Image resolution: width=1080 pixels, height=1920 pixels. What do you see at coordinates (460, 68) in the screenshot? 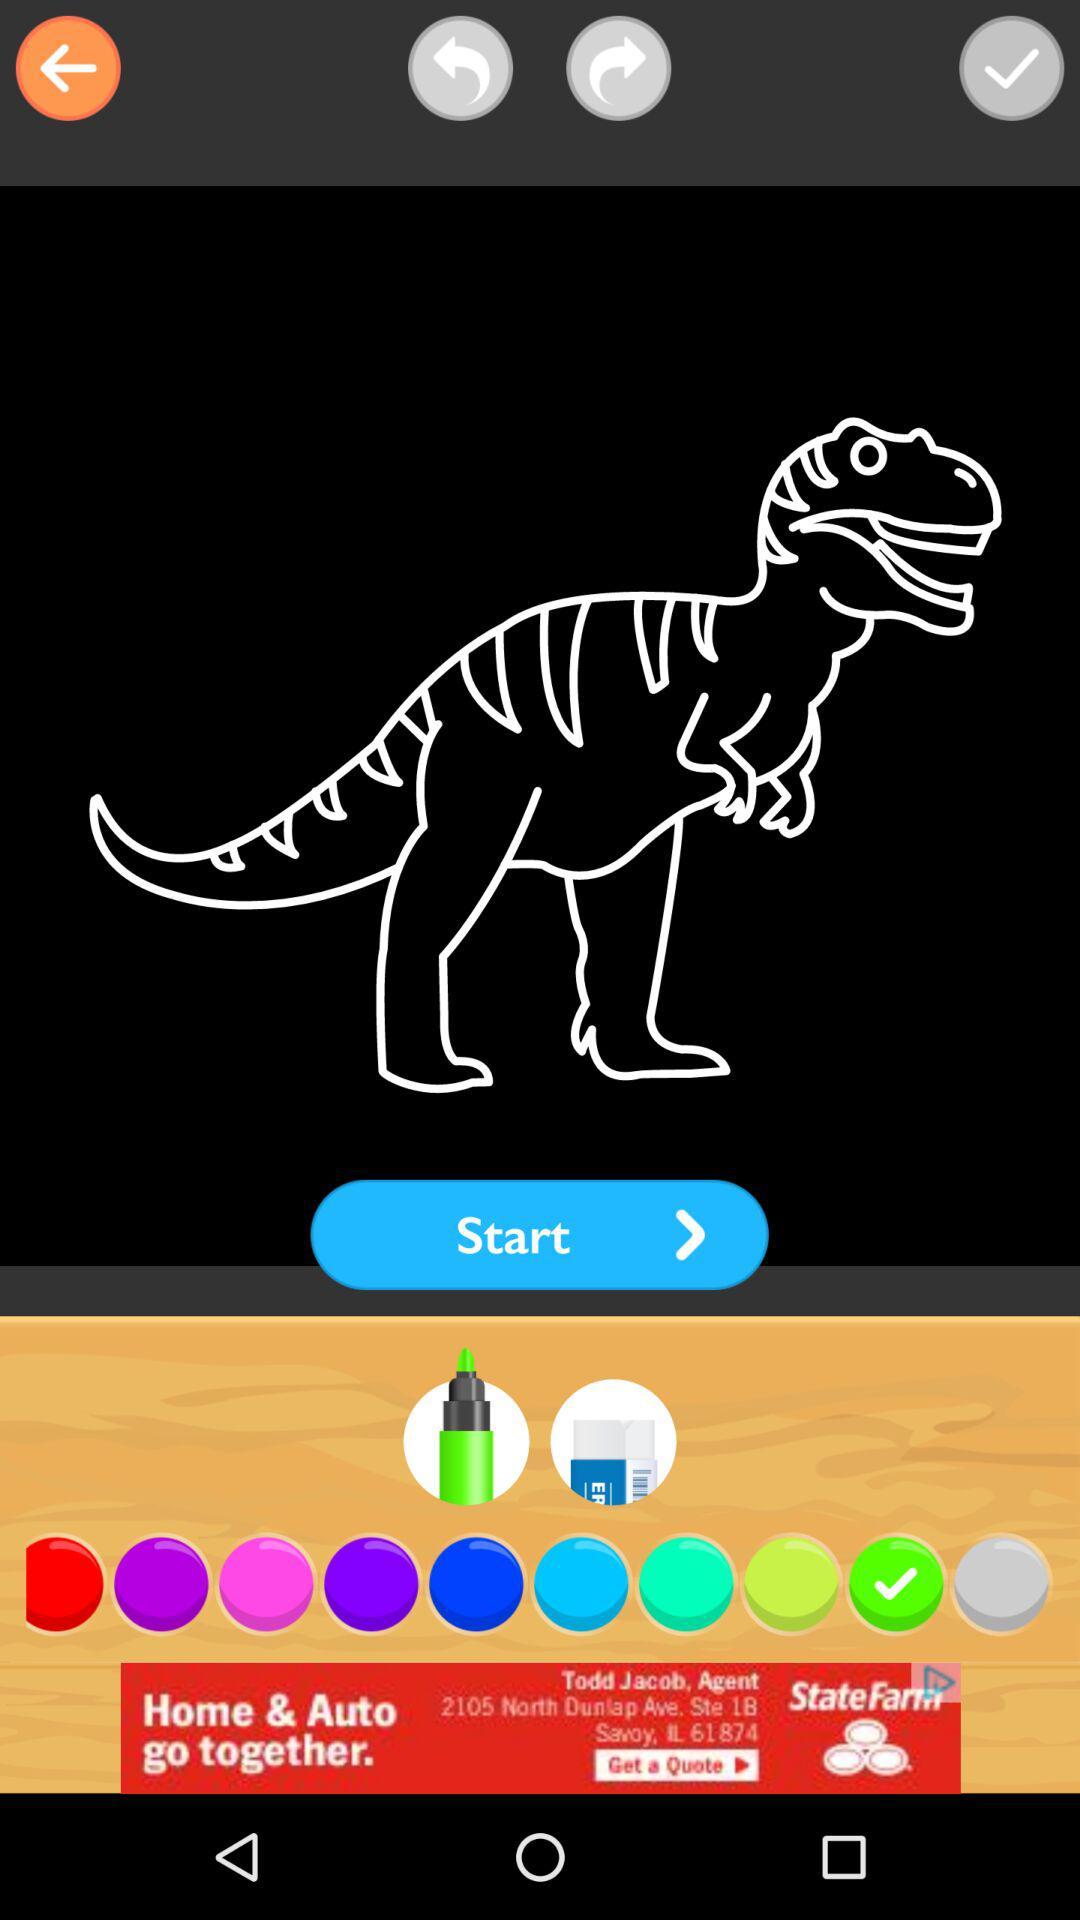
I see `undo` at bounding box center [460, 68].